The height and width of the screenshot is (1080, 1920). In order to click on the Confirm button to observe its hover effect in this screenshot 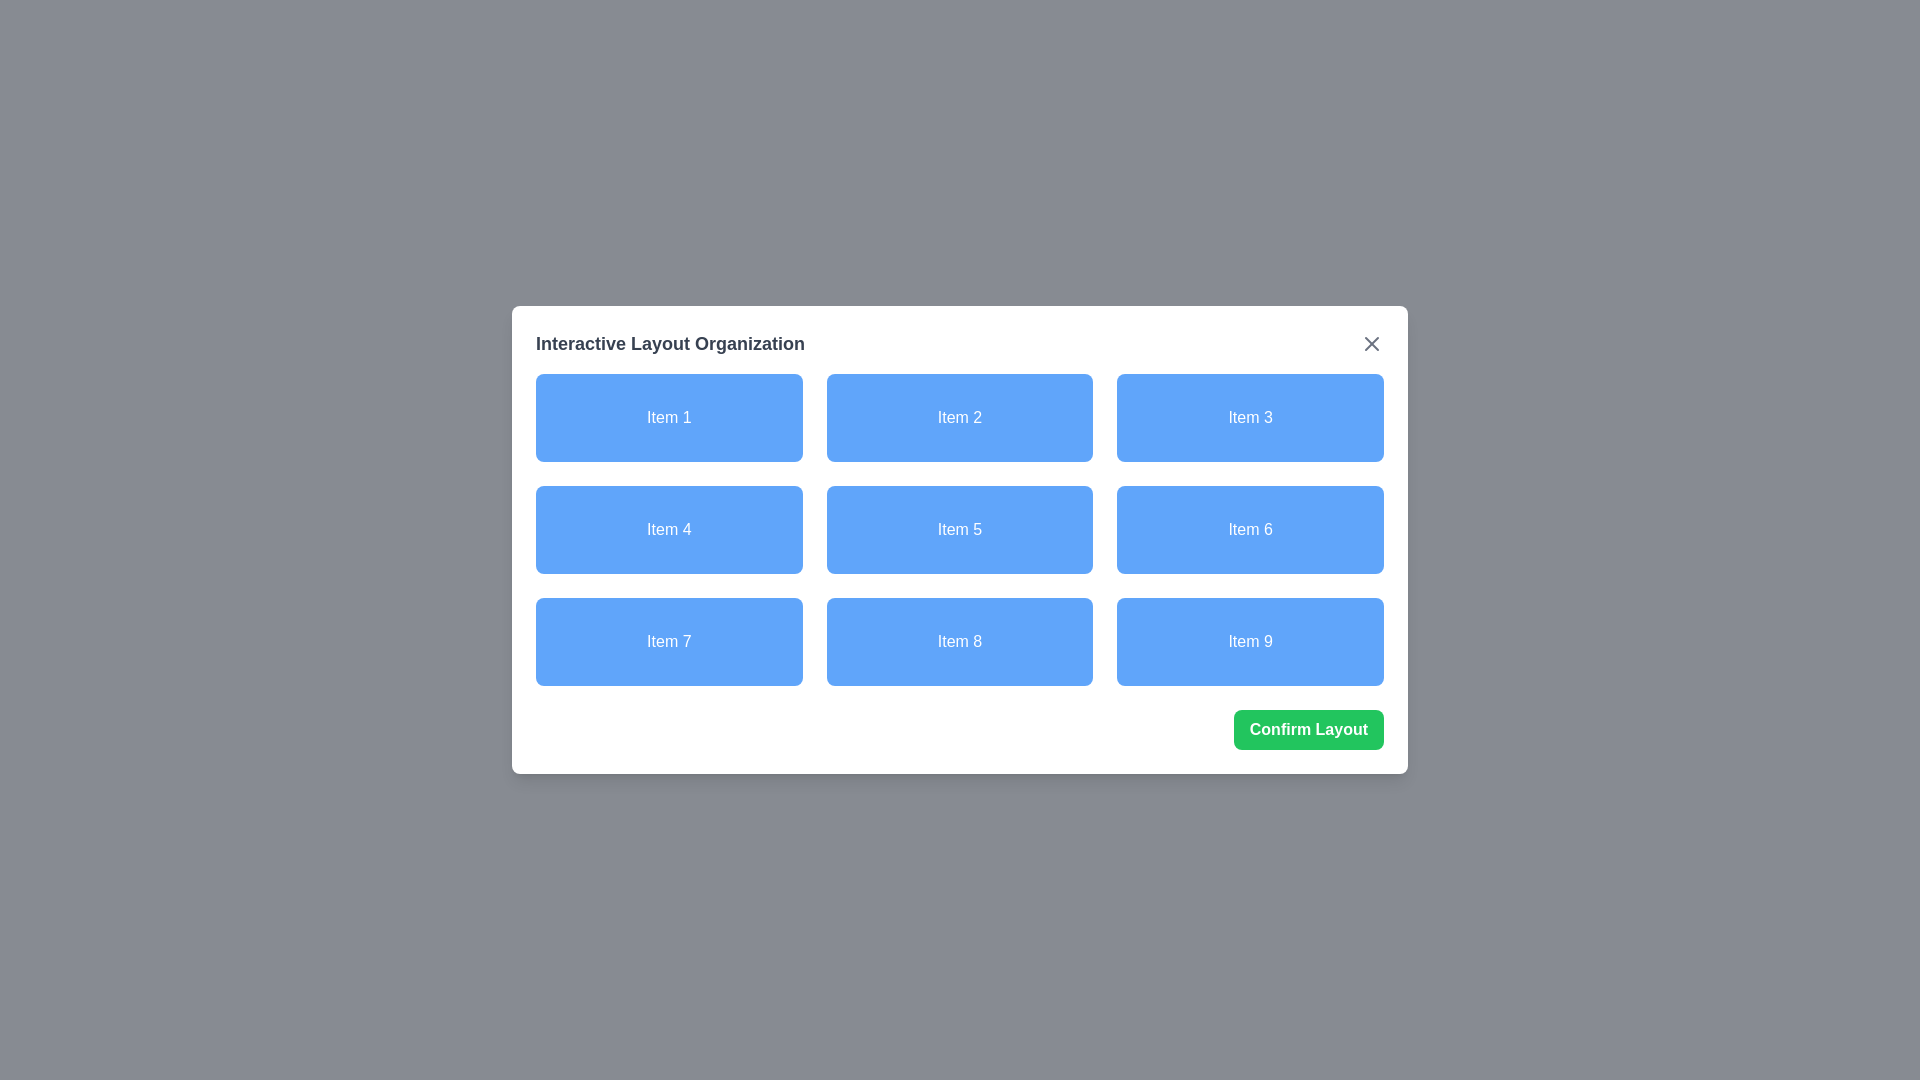, I will do `click(1308, 729)`.